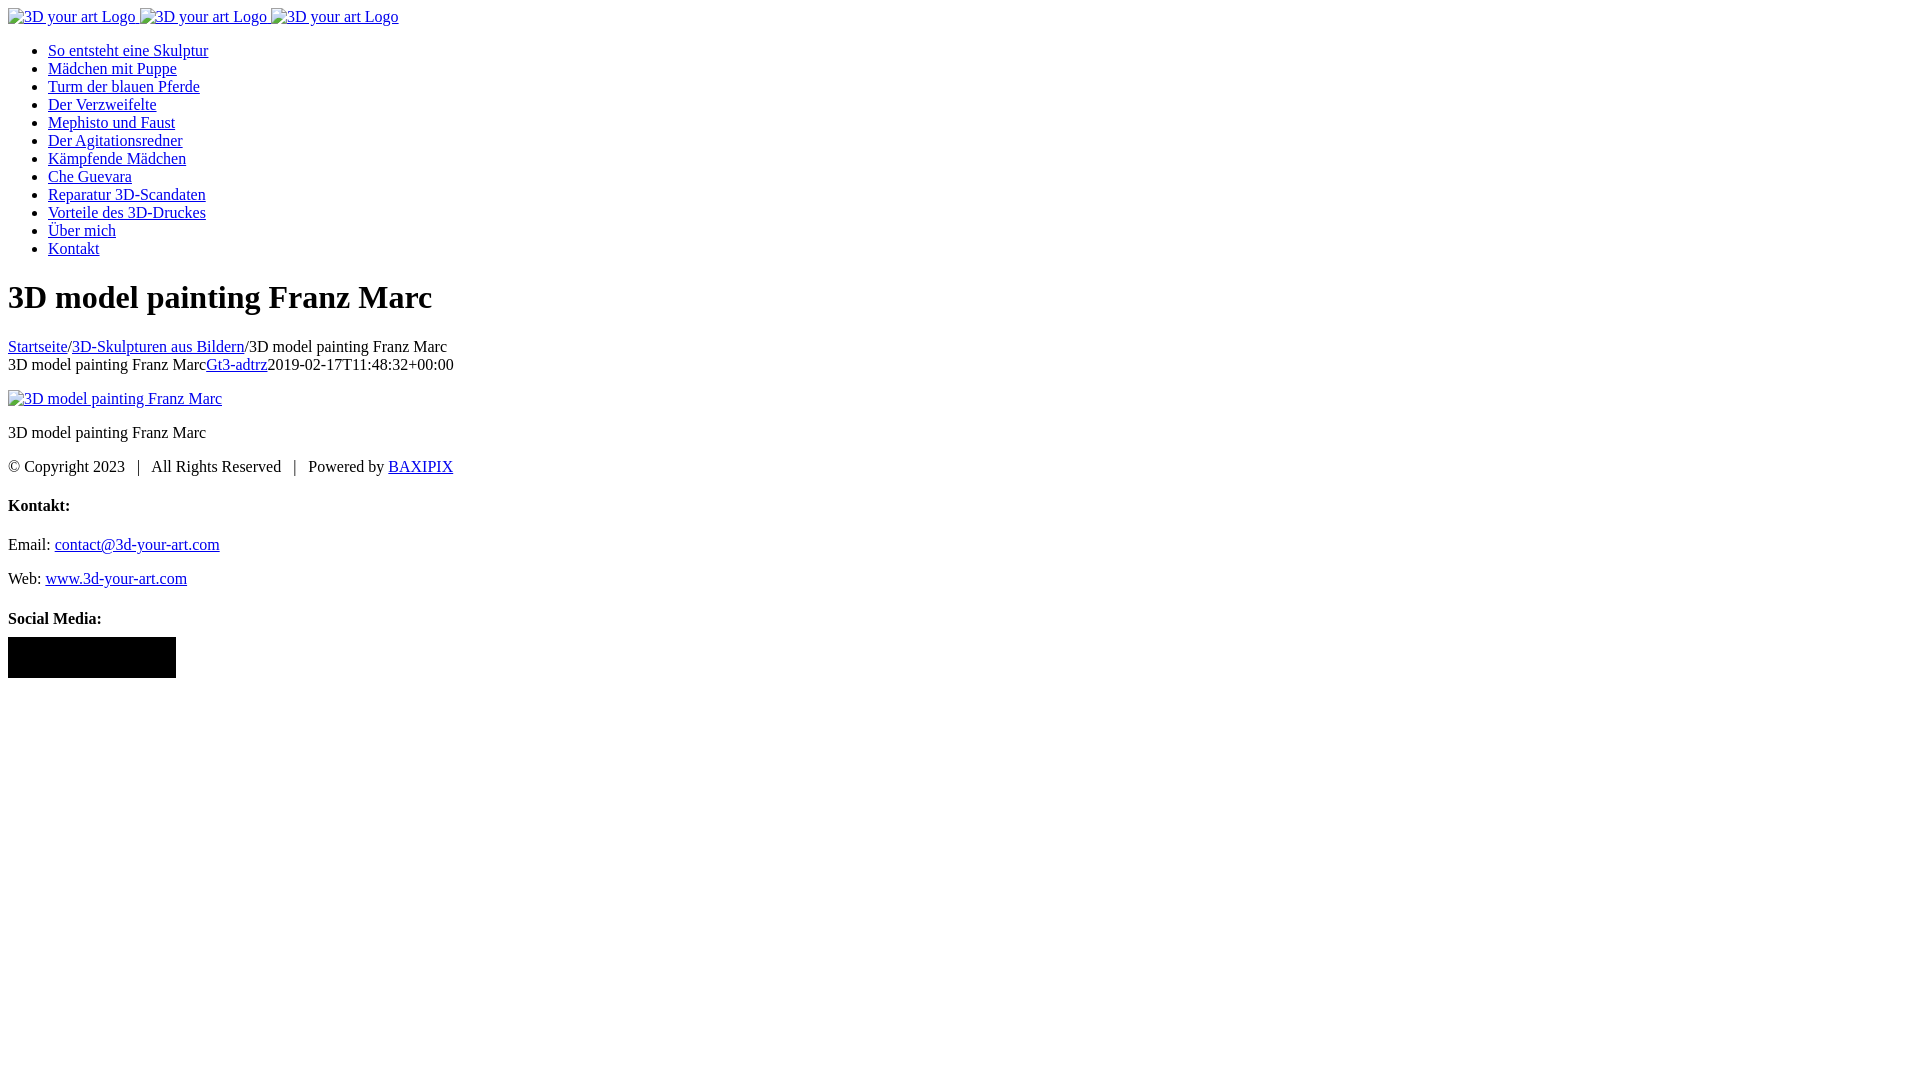  What do you see at coordinates (114, 657) in the screenshot?
I see `'YouTube'` at bounding box center [114, 657].